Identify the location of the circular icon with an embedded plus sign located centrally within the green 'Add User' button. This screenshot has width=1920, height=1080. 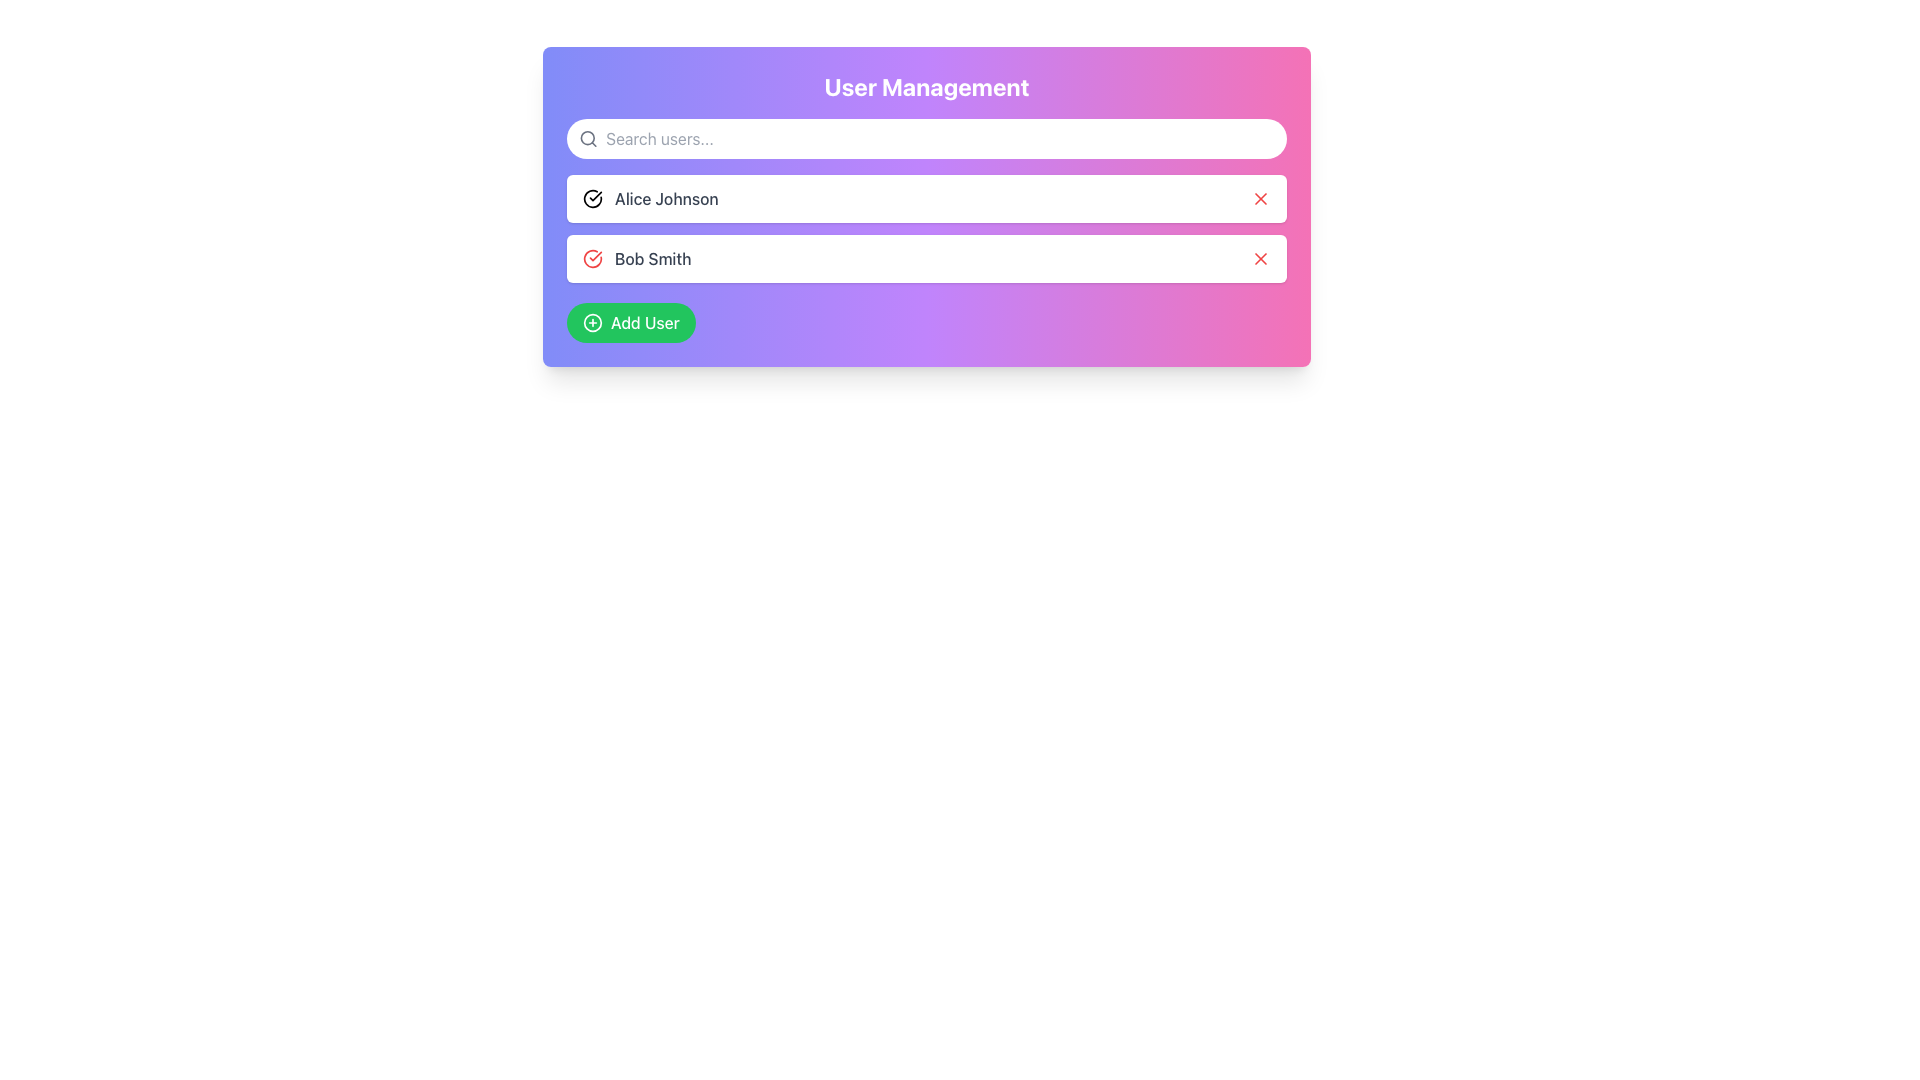
(592, 322).